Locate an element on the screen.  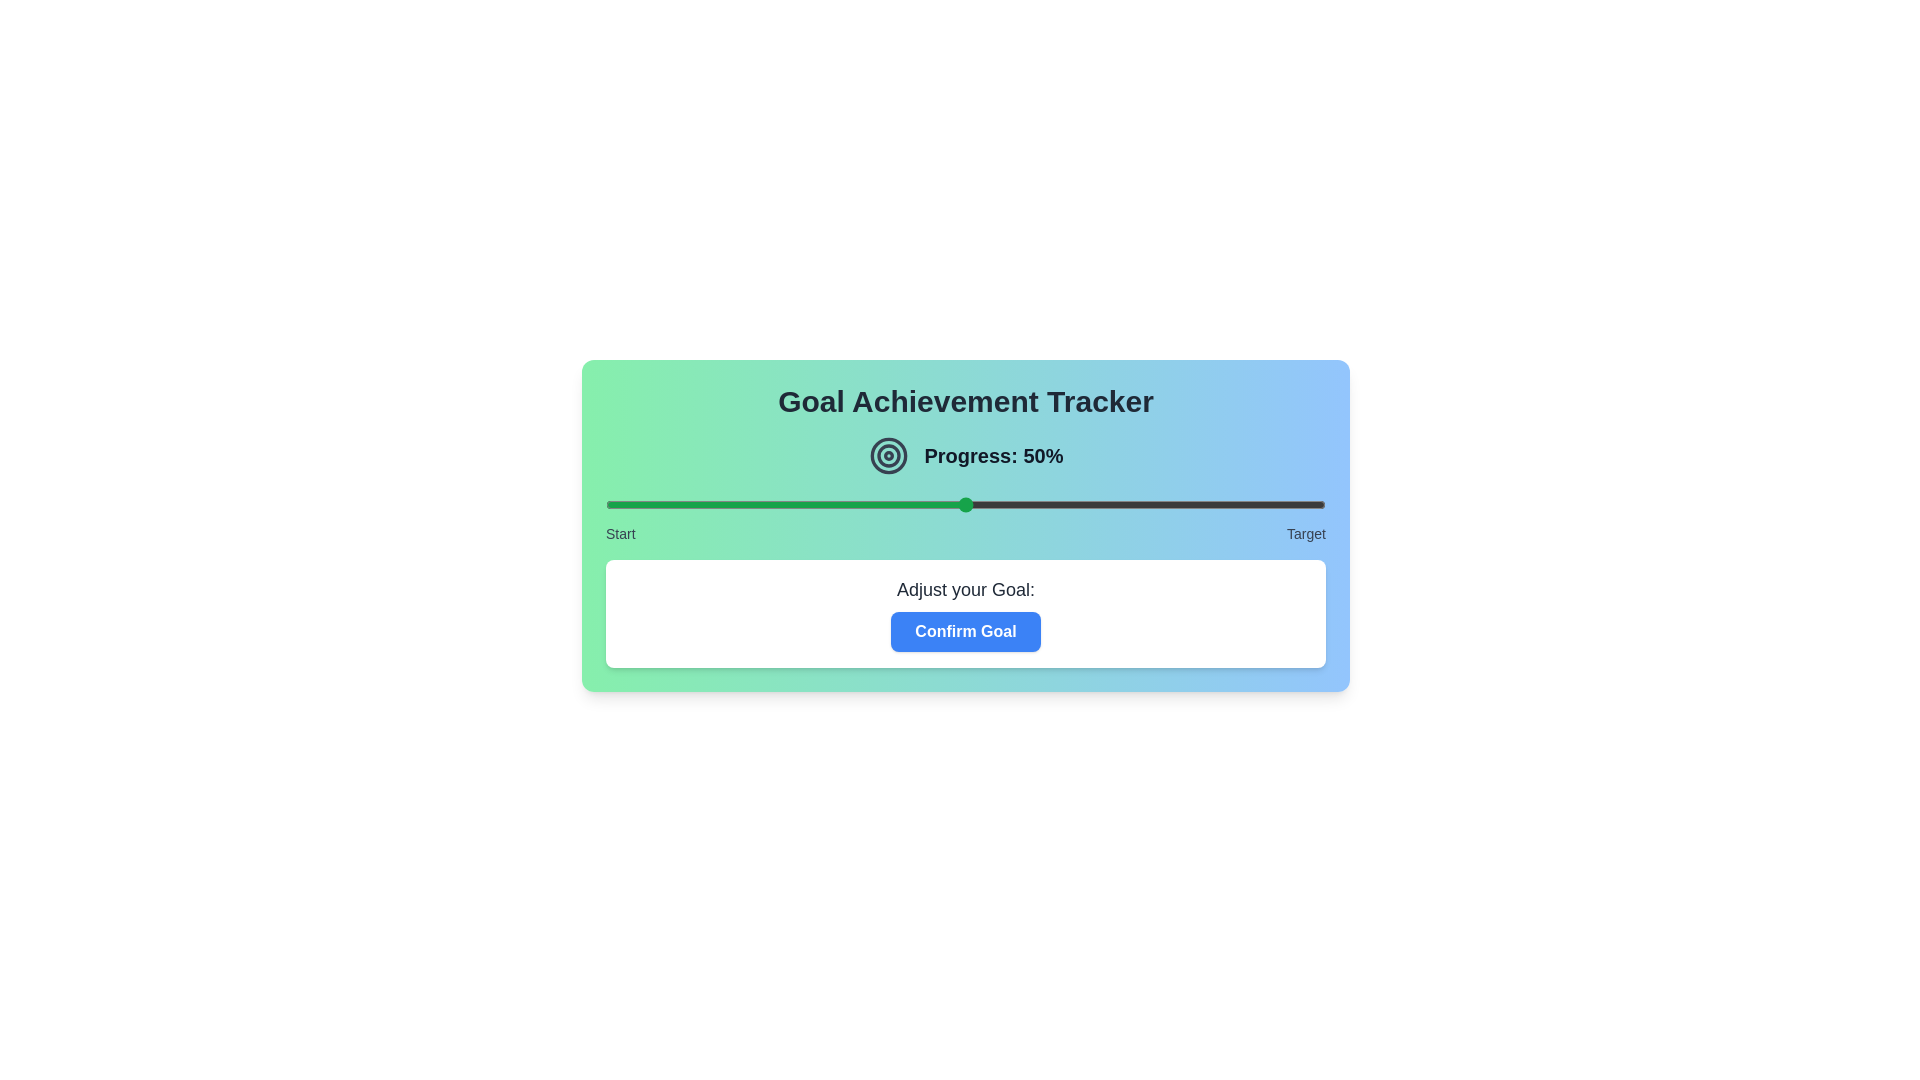
the slider to set the goal to 41% is located at coordinates (900, 504).